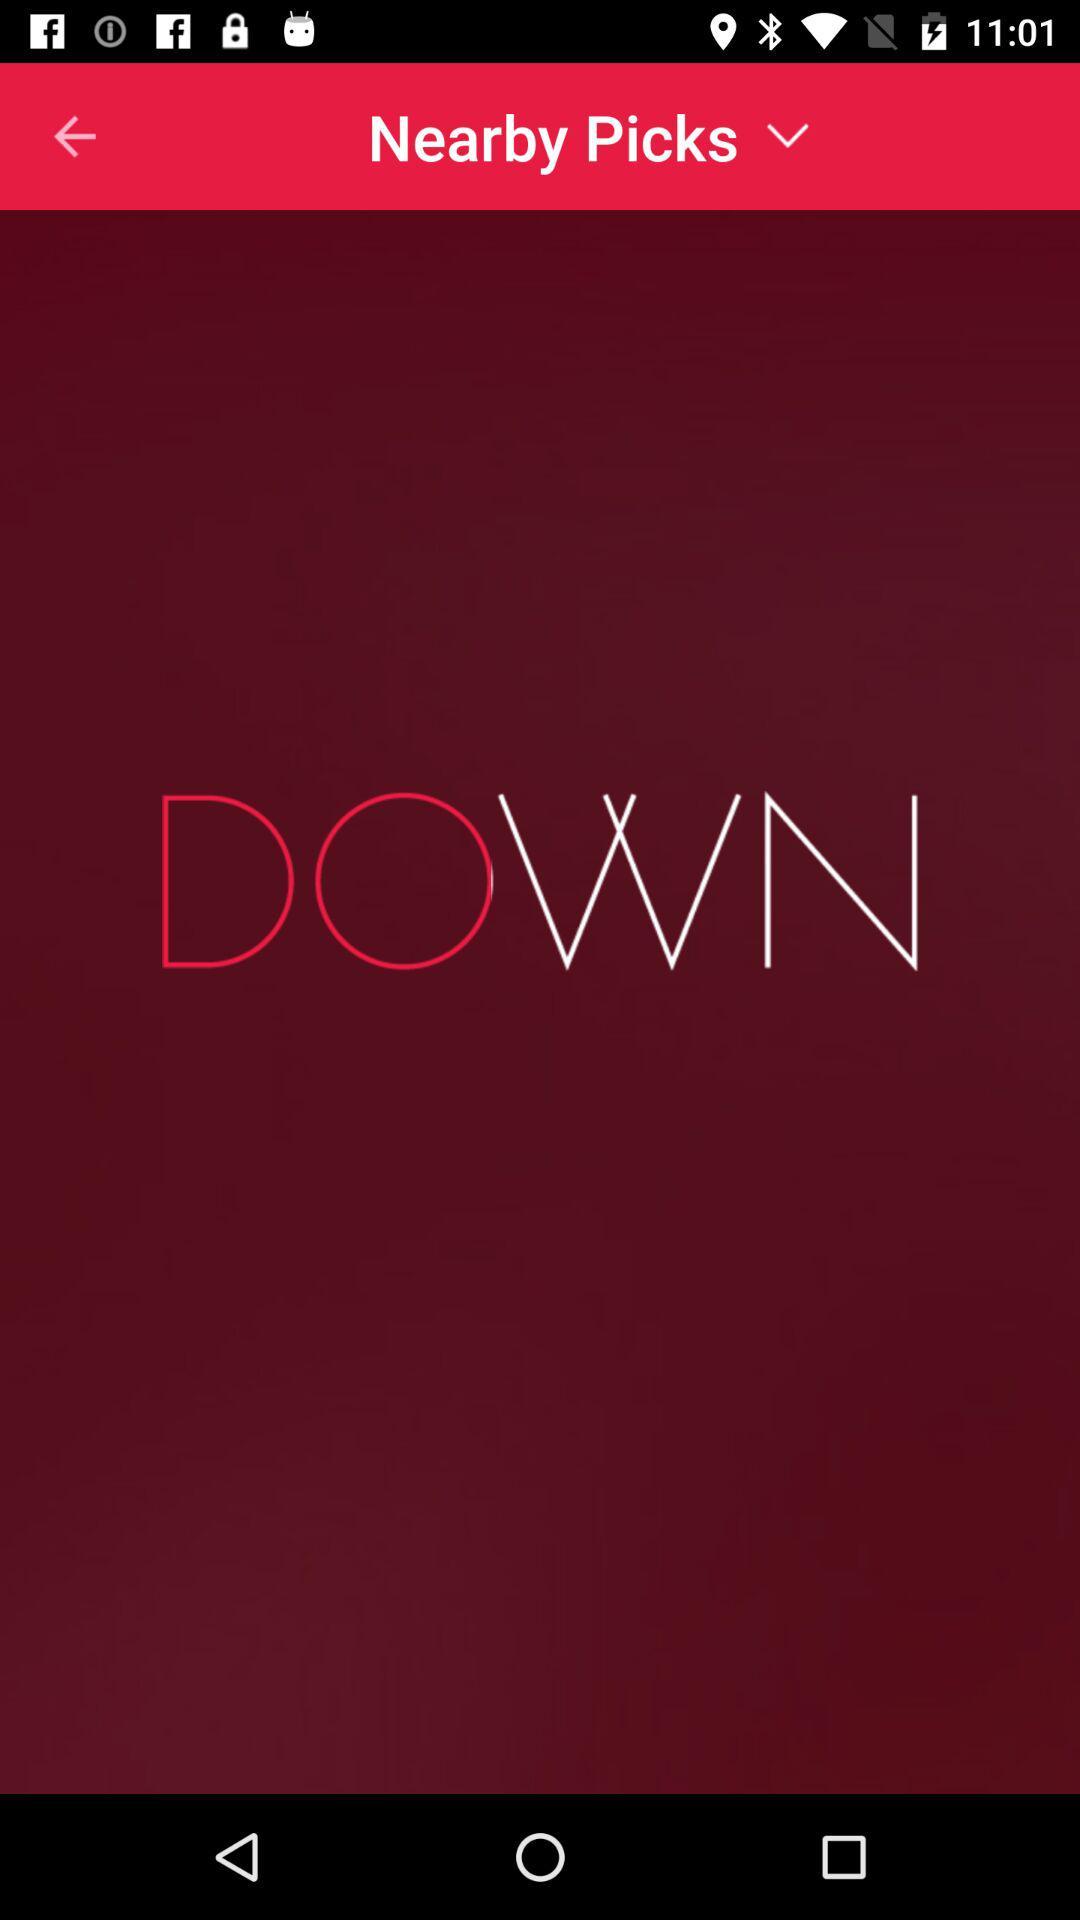  Describe the element at coordinates (48, 135) in the screenshot. I see `item at the top left corner` at that location.